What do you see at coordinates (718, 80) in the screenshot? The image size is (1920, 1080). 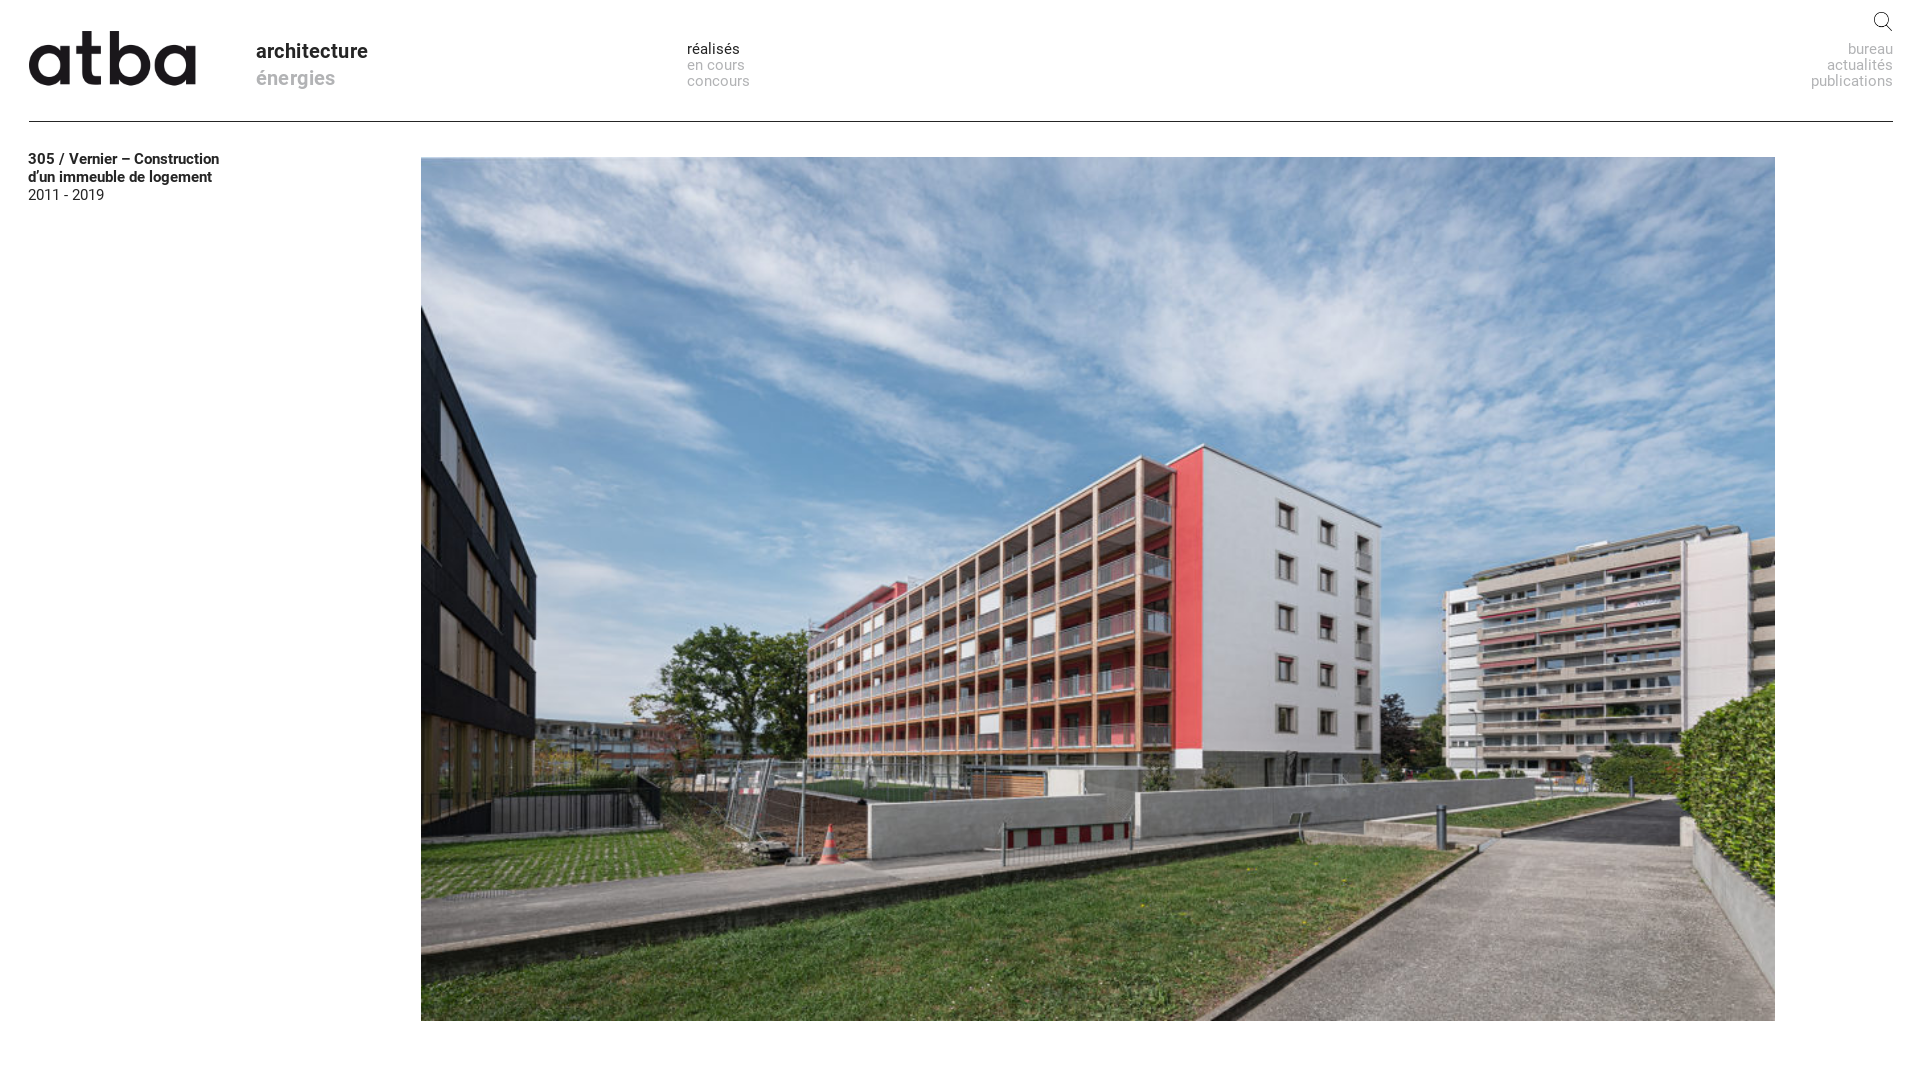 I see `'concours'` at bounding box center [718, 80].